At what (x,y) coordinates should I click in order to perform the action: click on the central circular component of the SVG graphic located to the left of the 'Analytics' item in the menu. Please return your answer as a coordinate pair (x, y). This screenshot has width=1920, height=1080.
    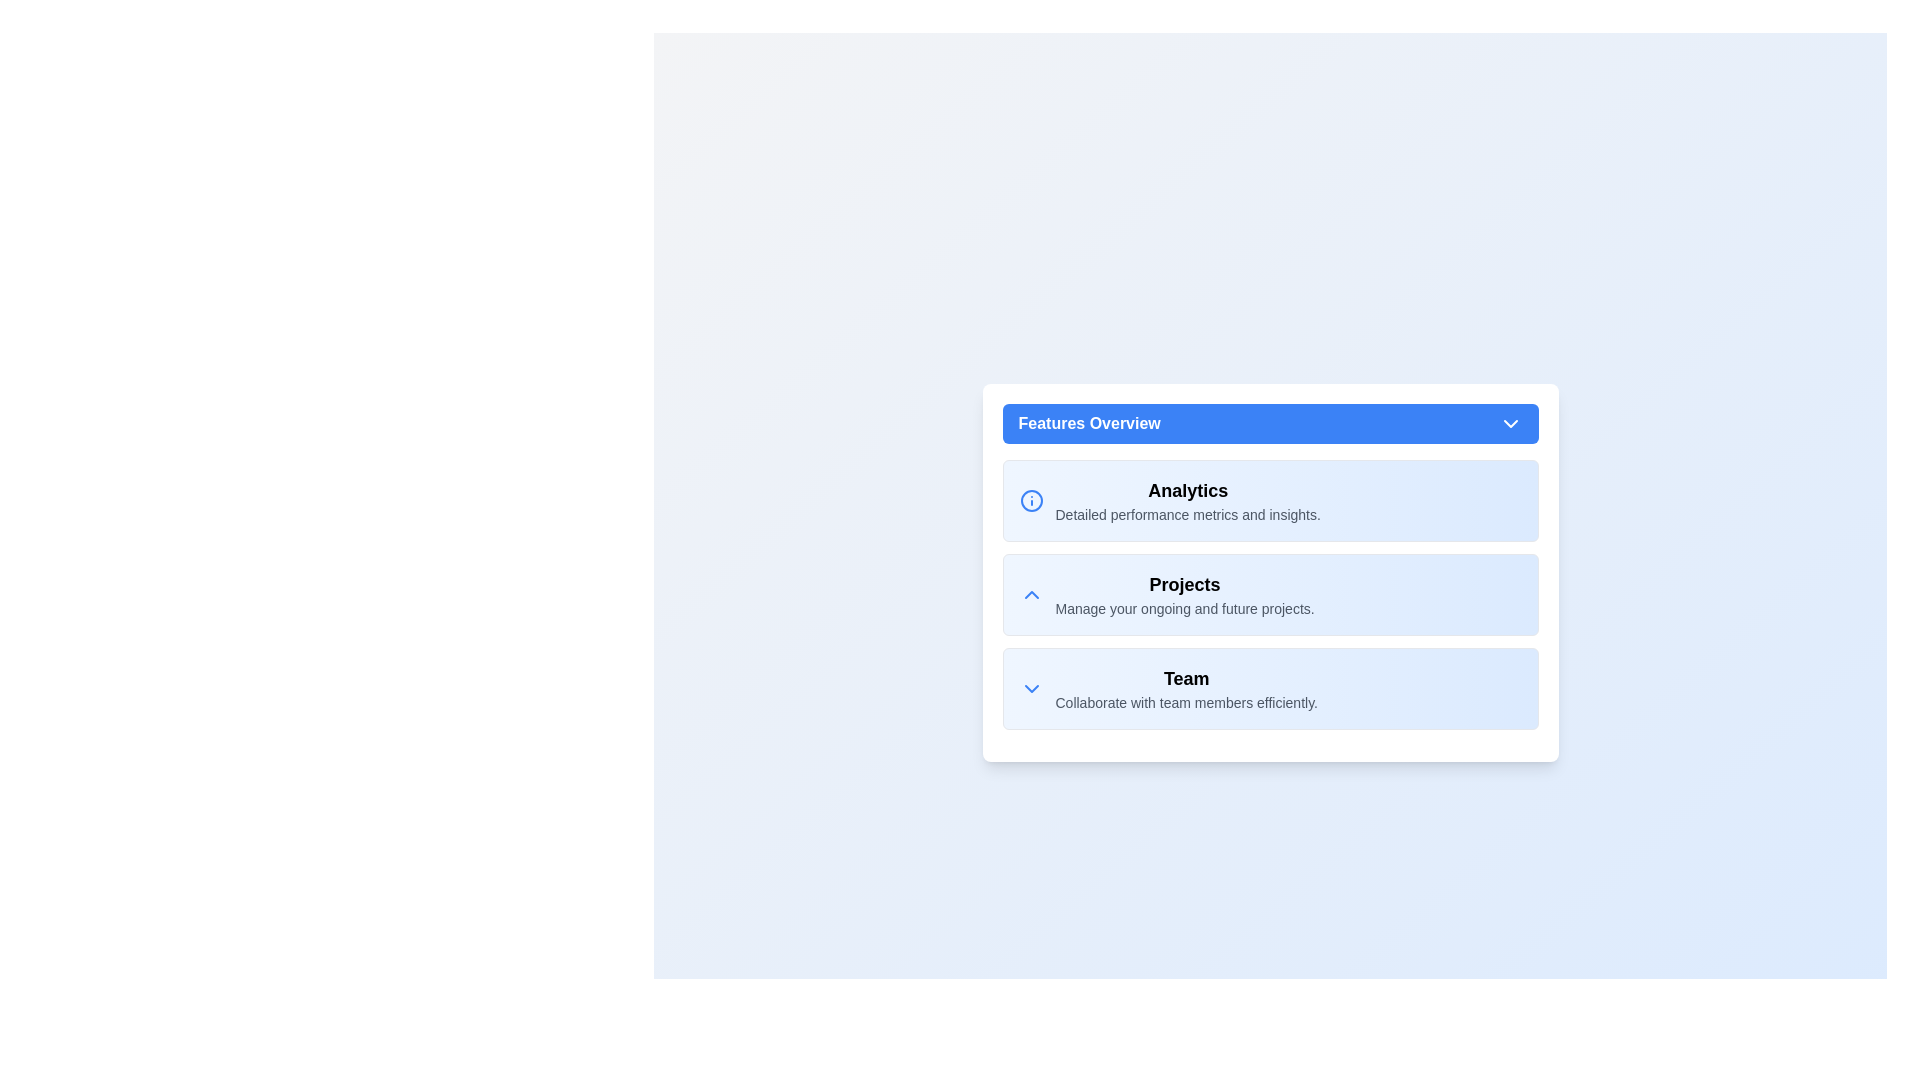
    Looking at the image, I should click on (1031, 500).